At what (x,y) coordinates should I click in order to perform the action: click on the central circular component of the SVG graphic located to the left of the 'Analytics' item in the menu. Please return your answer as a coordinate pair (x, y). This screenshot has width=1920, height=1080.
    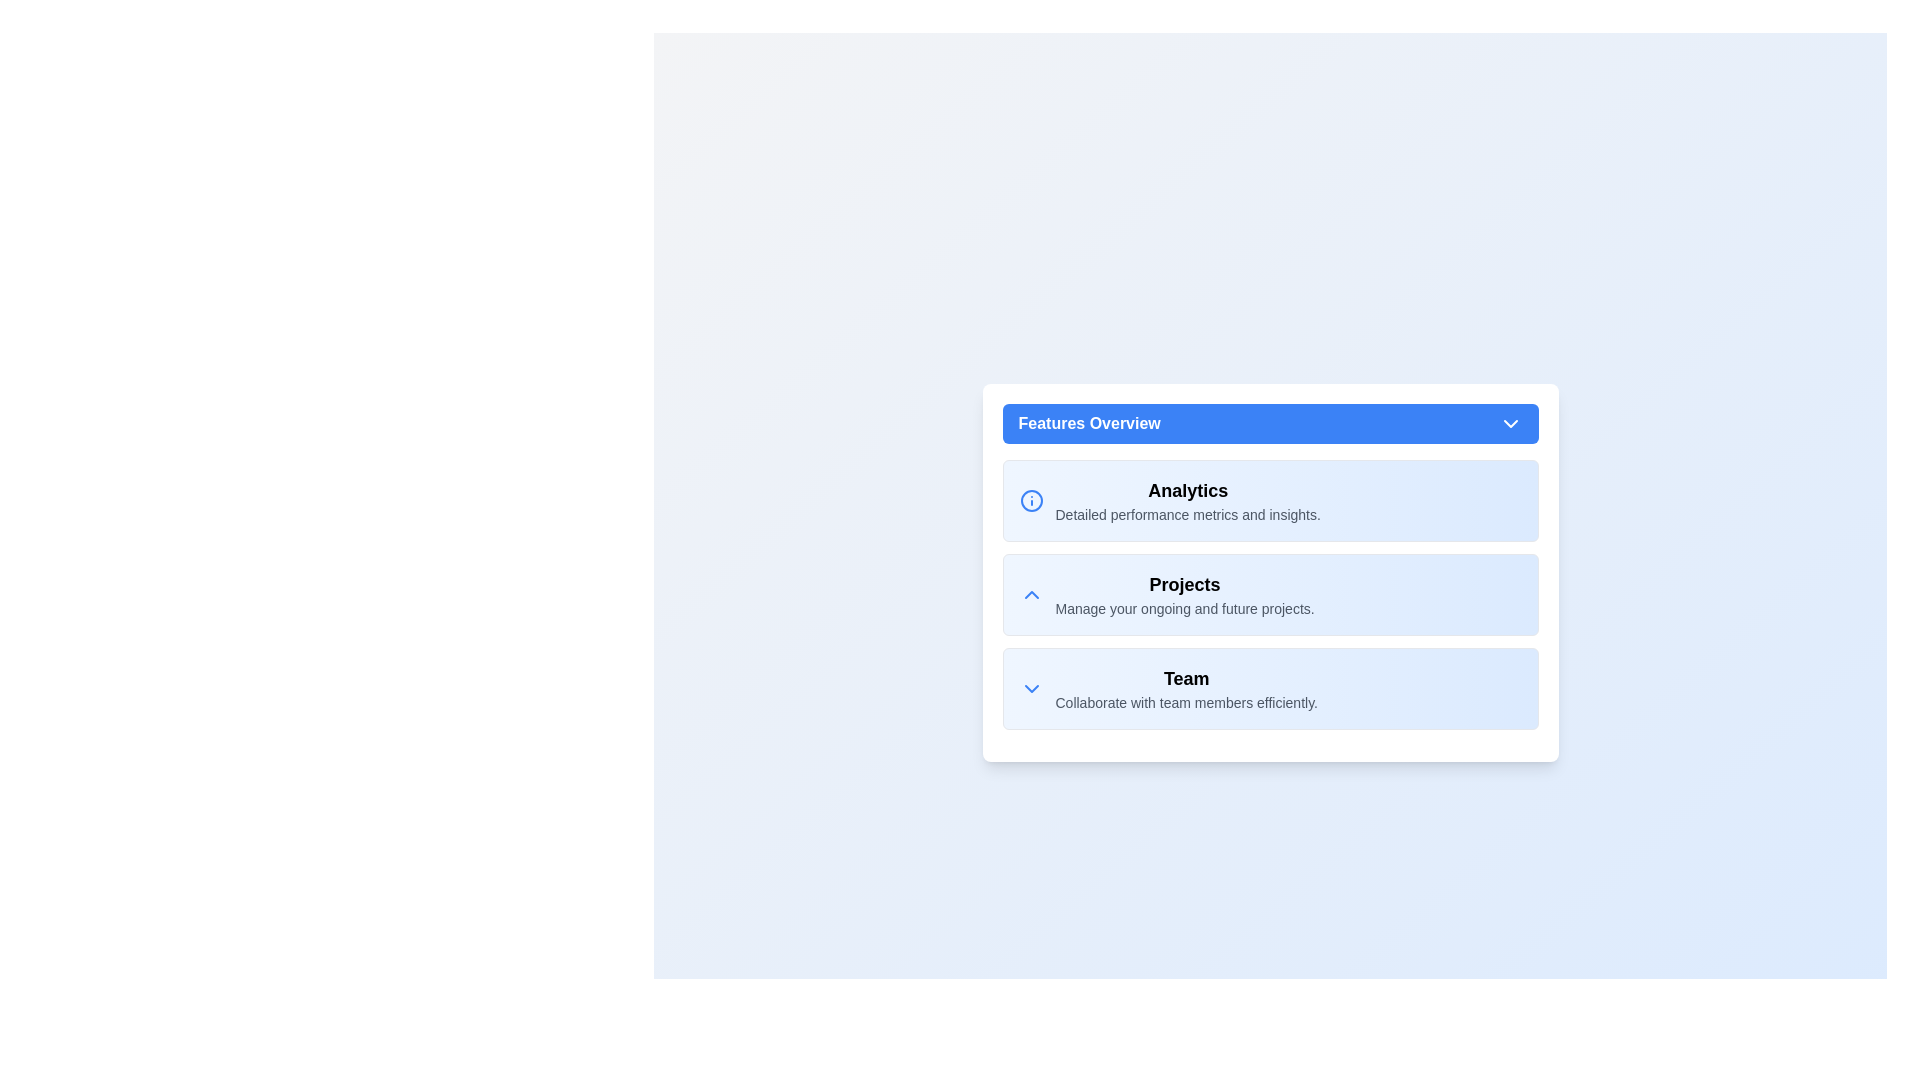
    Looking at the image, I should click on (1031, 500).